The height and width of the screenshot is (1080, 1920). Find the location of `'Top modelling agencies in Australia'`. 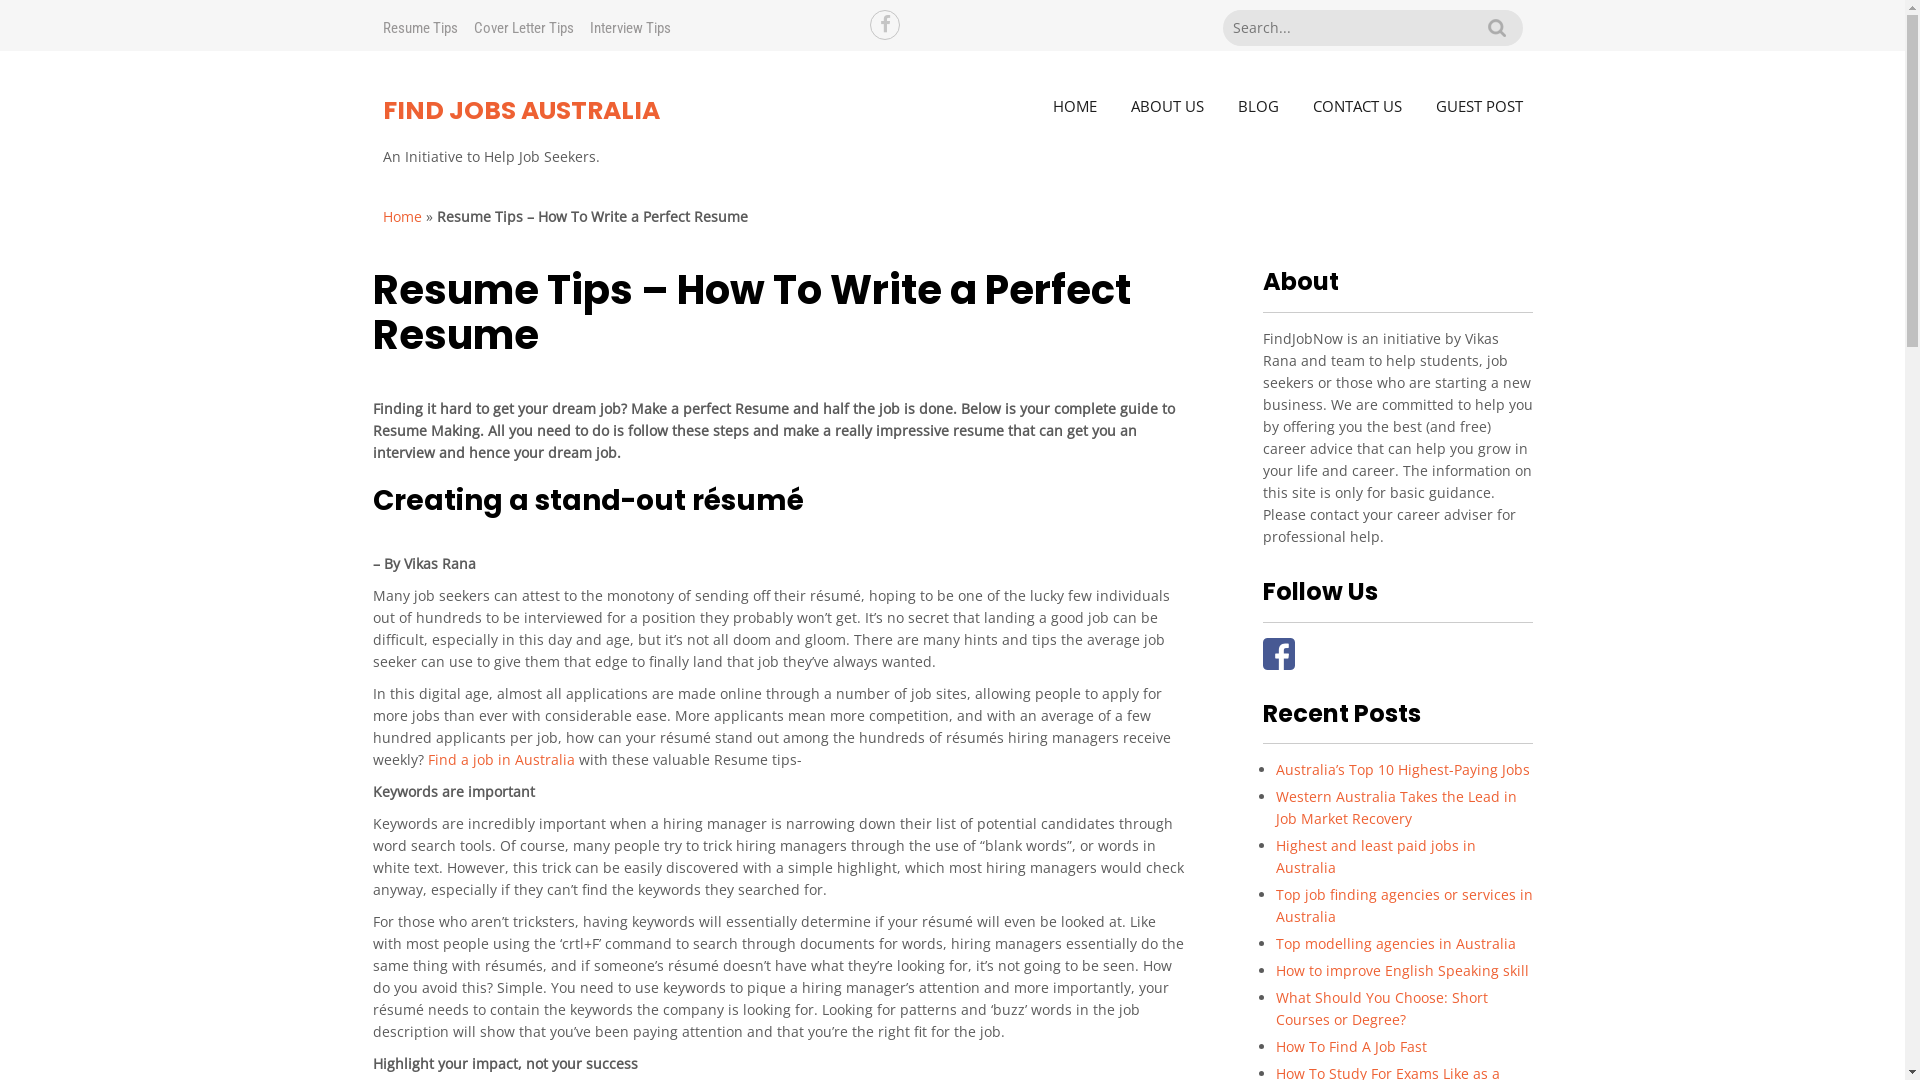

'Top modelling agencies in Australia' is located at coordinates (1275, 943).